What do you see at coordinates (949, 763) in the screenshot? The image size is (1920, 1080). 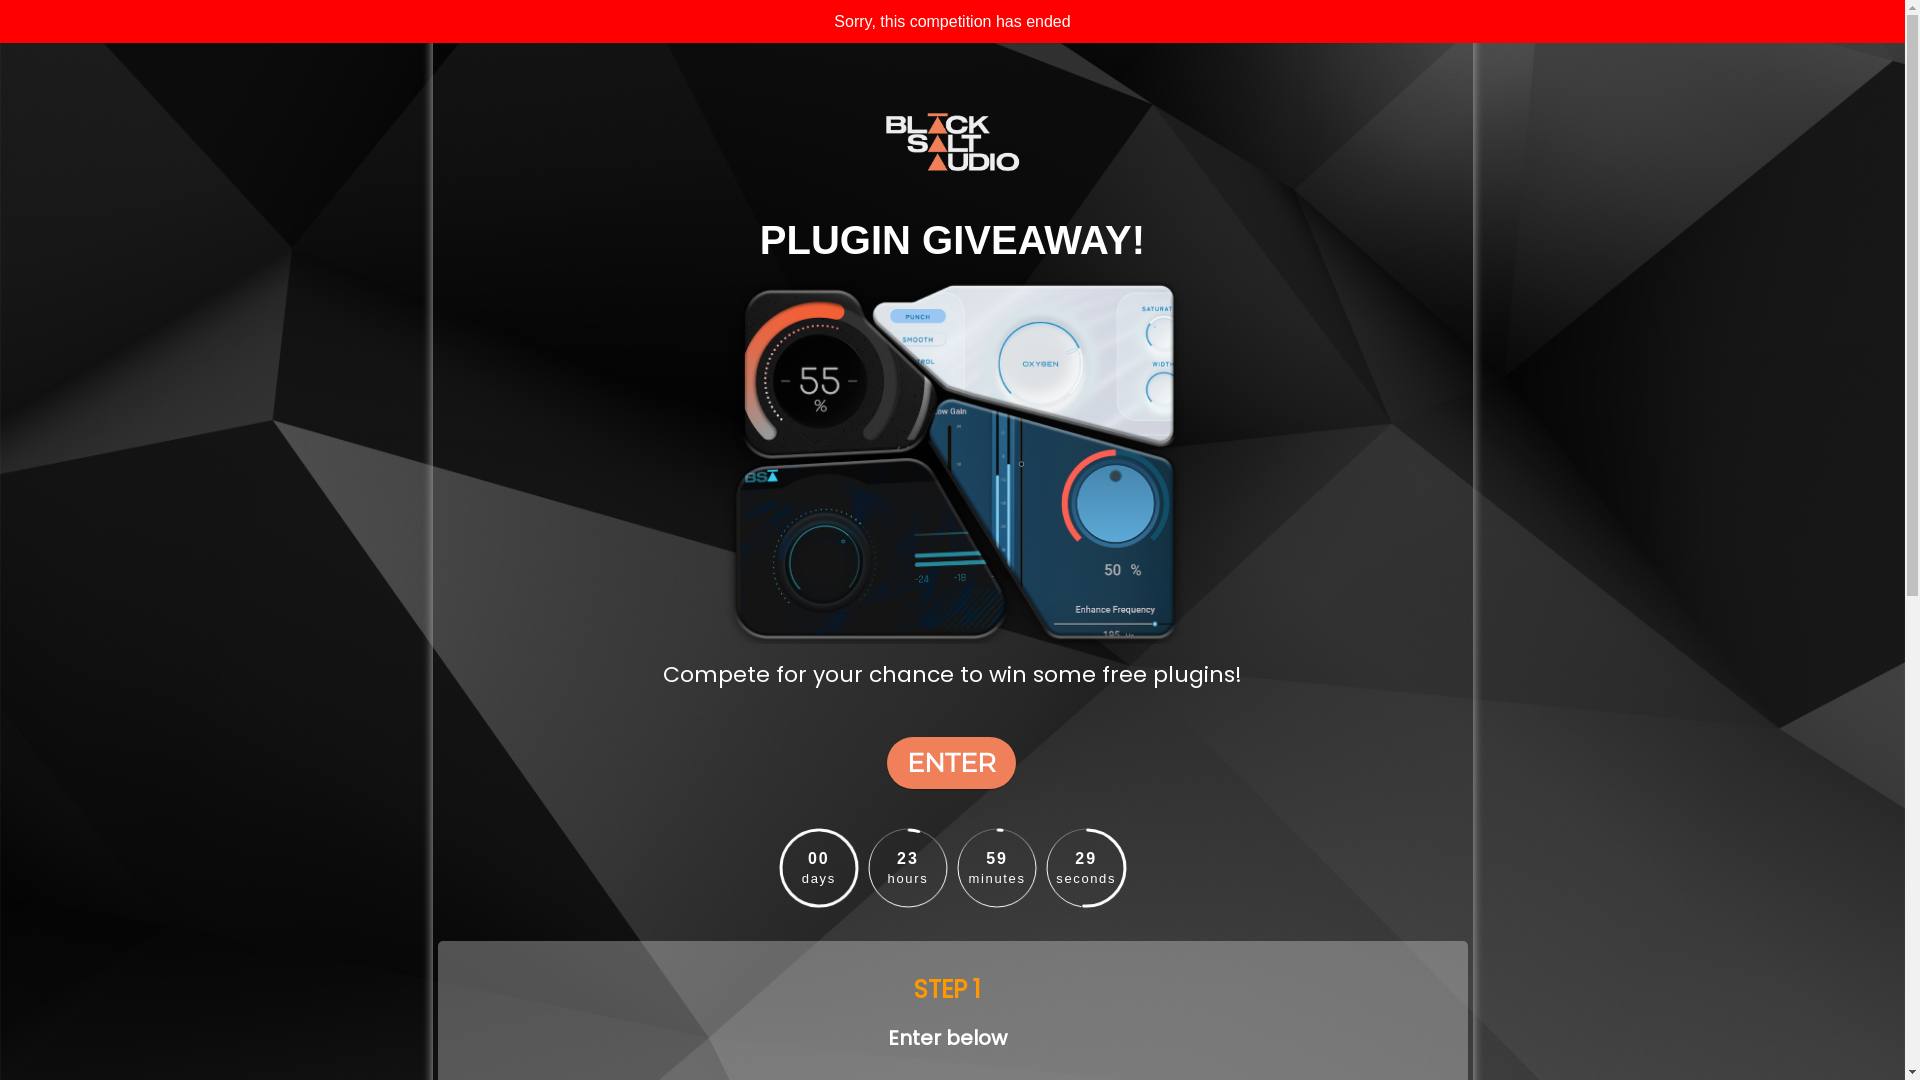 I see `'ENTER'` at bounding box center [949, 763].